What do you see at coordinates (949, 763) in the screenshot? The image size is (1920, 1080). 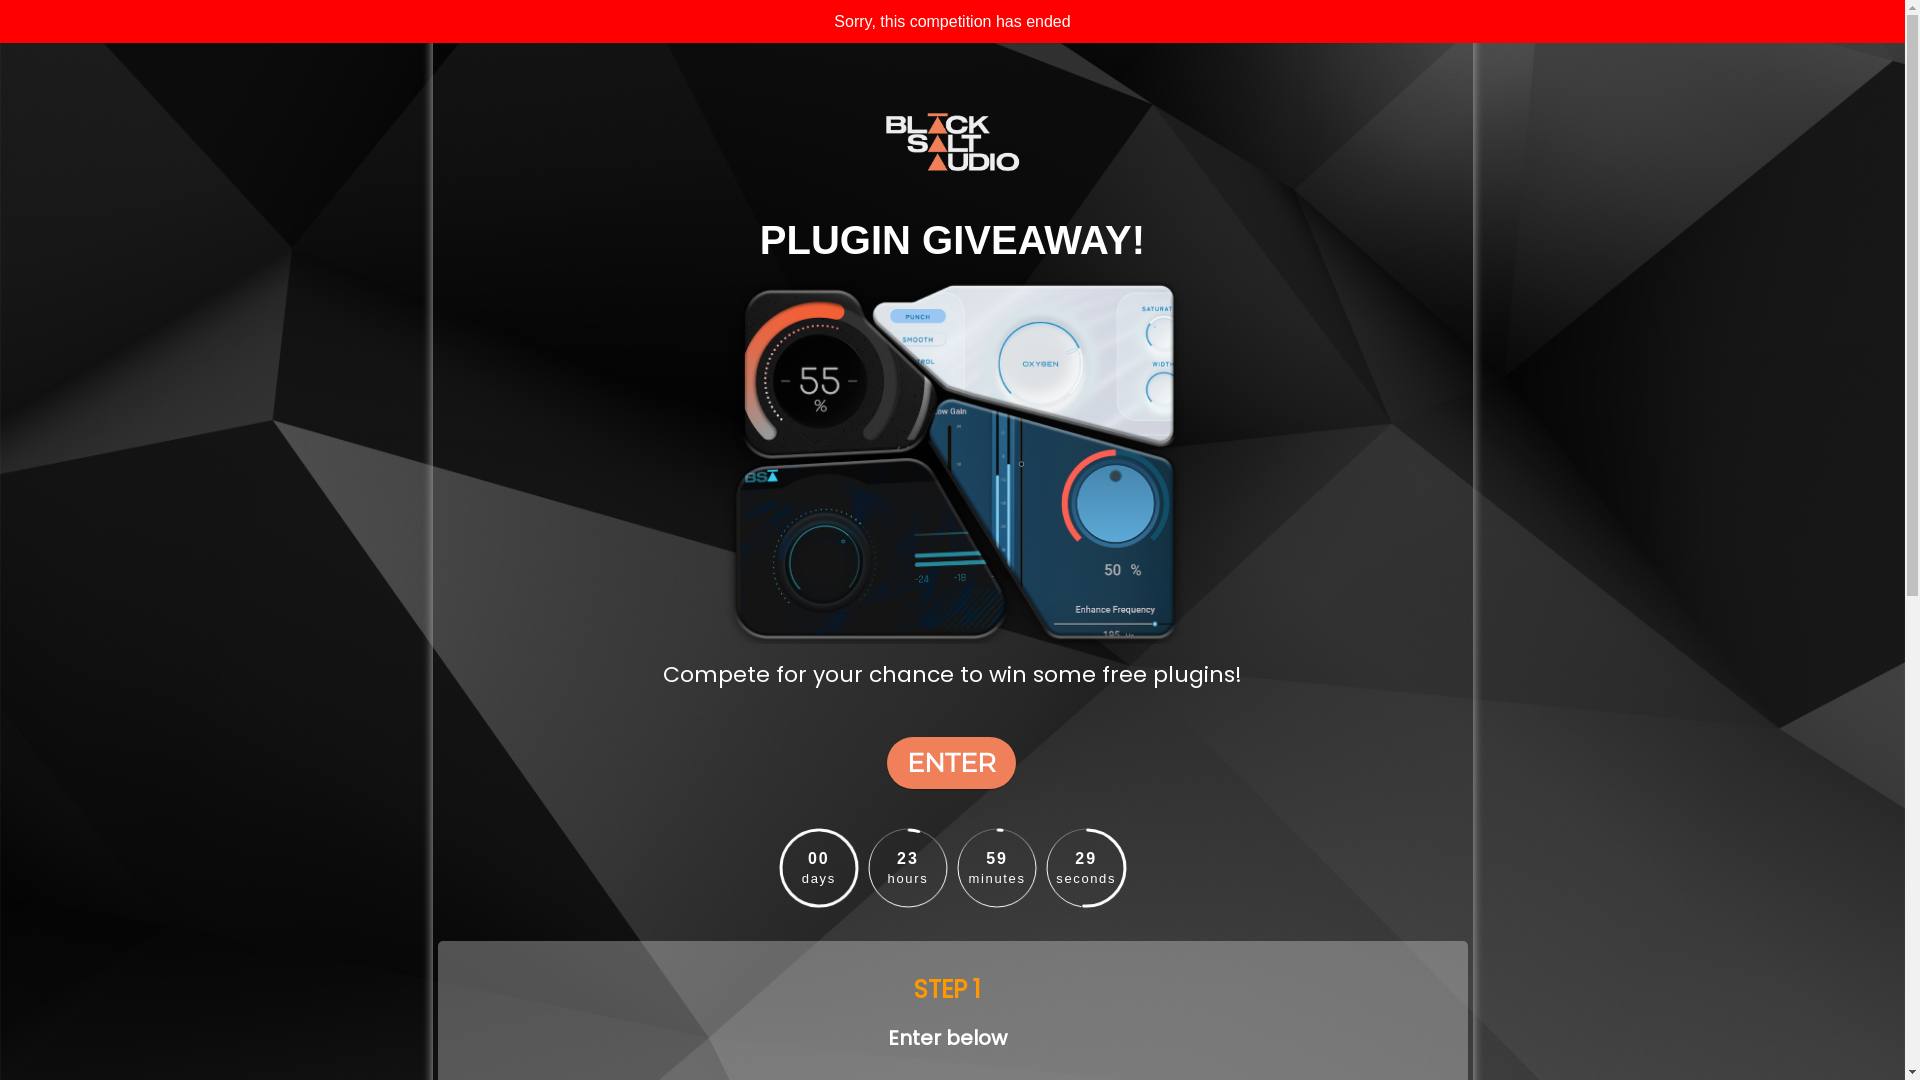 I see `'ENTER'` at bounding box center [949, 763].